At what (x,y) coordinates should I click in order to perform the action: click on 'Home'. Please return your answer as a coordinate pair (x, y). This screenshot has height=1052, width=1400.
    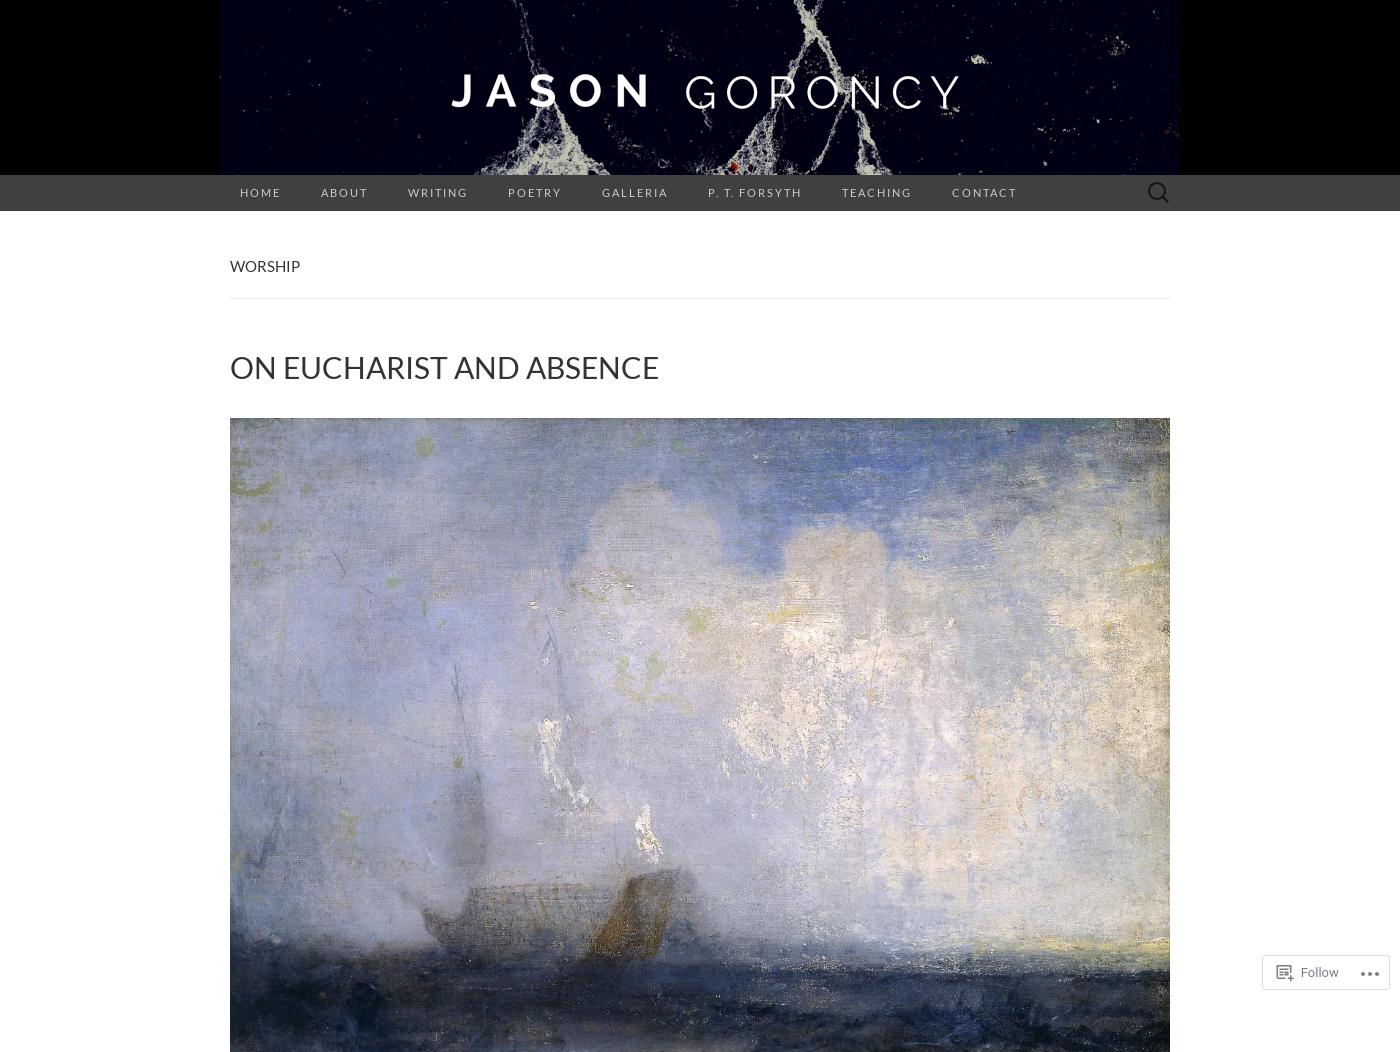
    Looking at the image, I should click on (260, 192).